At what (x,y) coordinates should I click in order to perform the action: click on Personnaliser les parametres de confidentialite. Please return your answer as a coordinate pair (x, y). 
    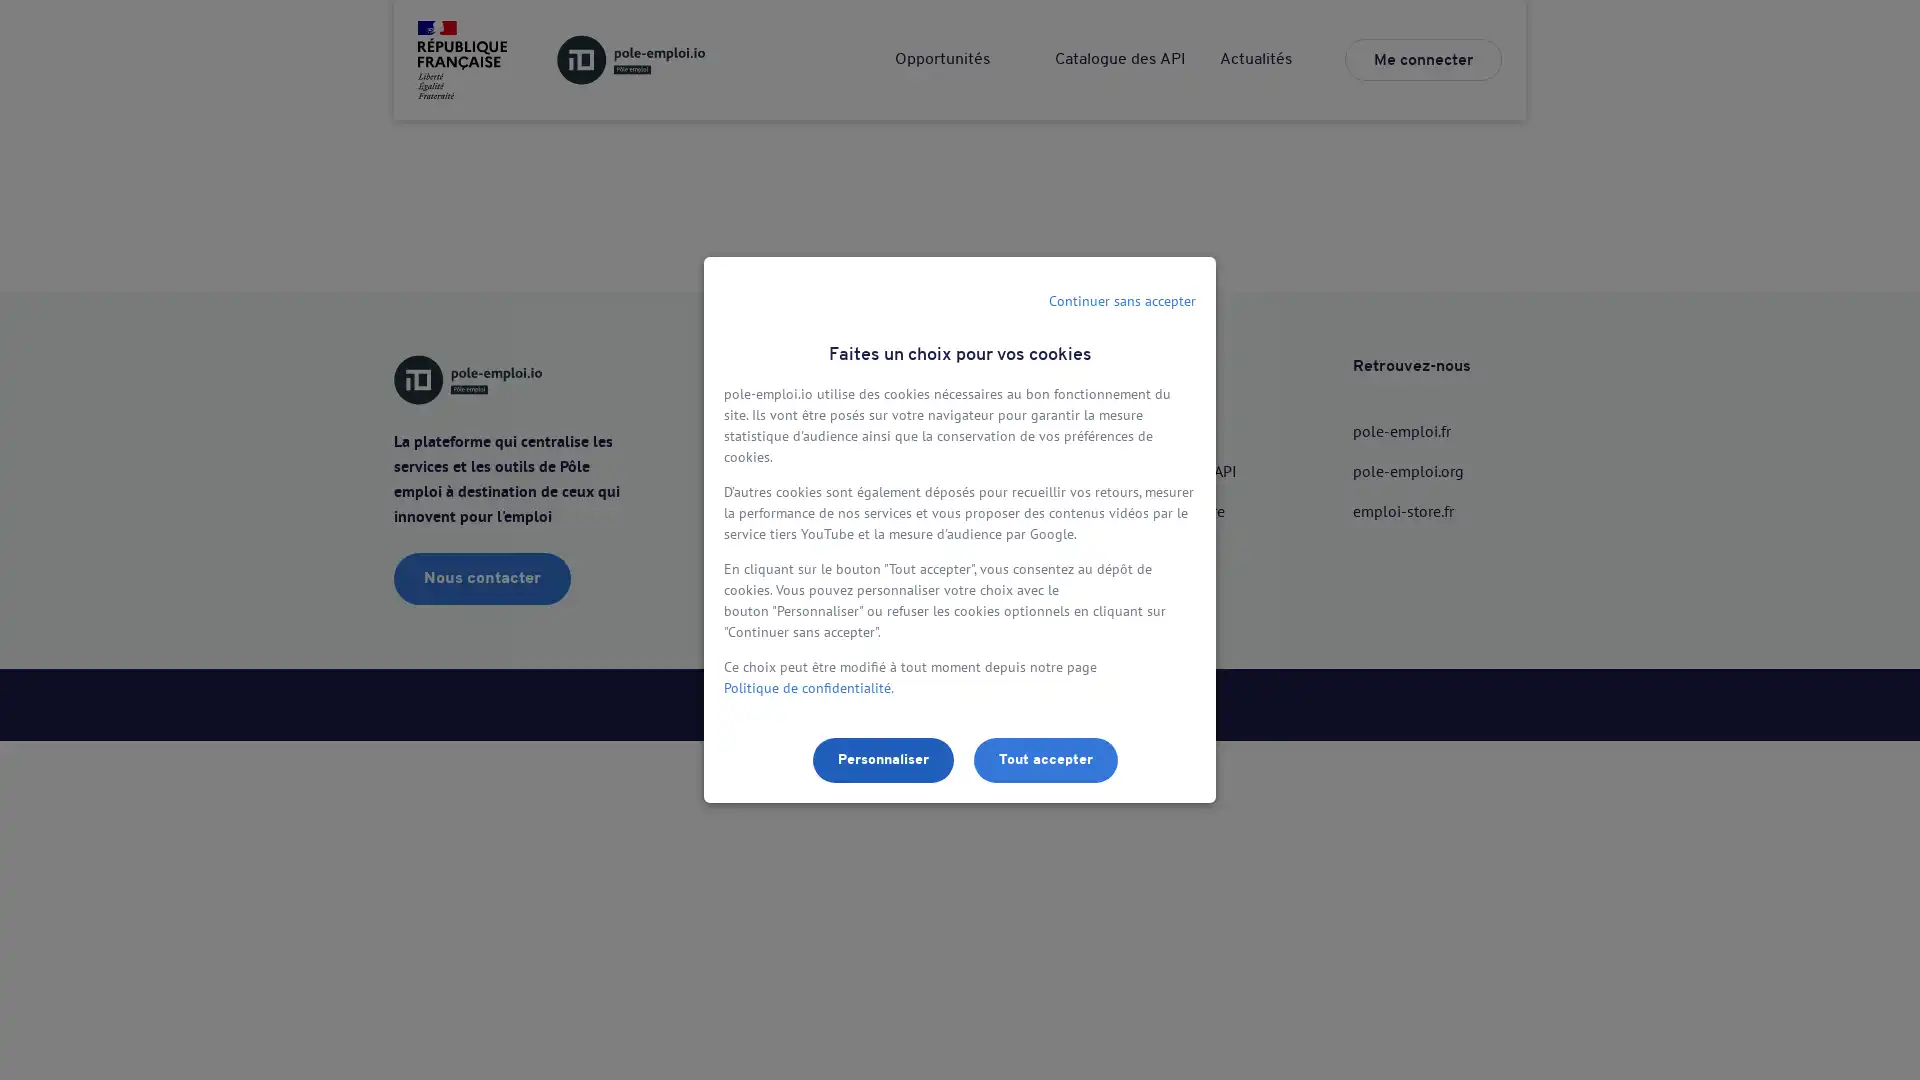
    Looking at the image, I should click on (881, 760).